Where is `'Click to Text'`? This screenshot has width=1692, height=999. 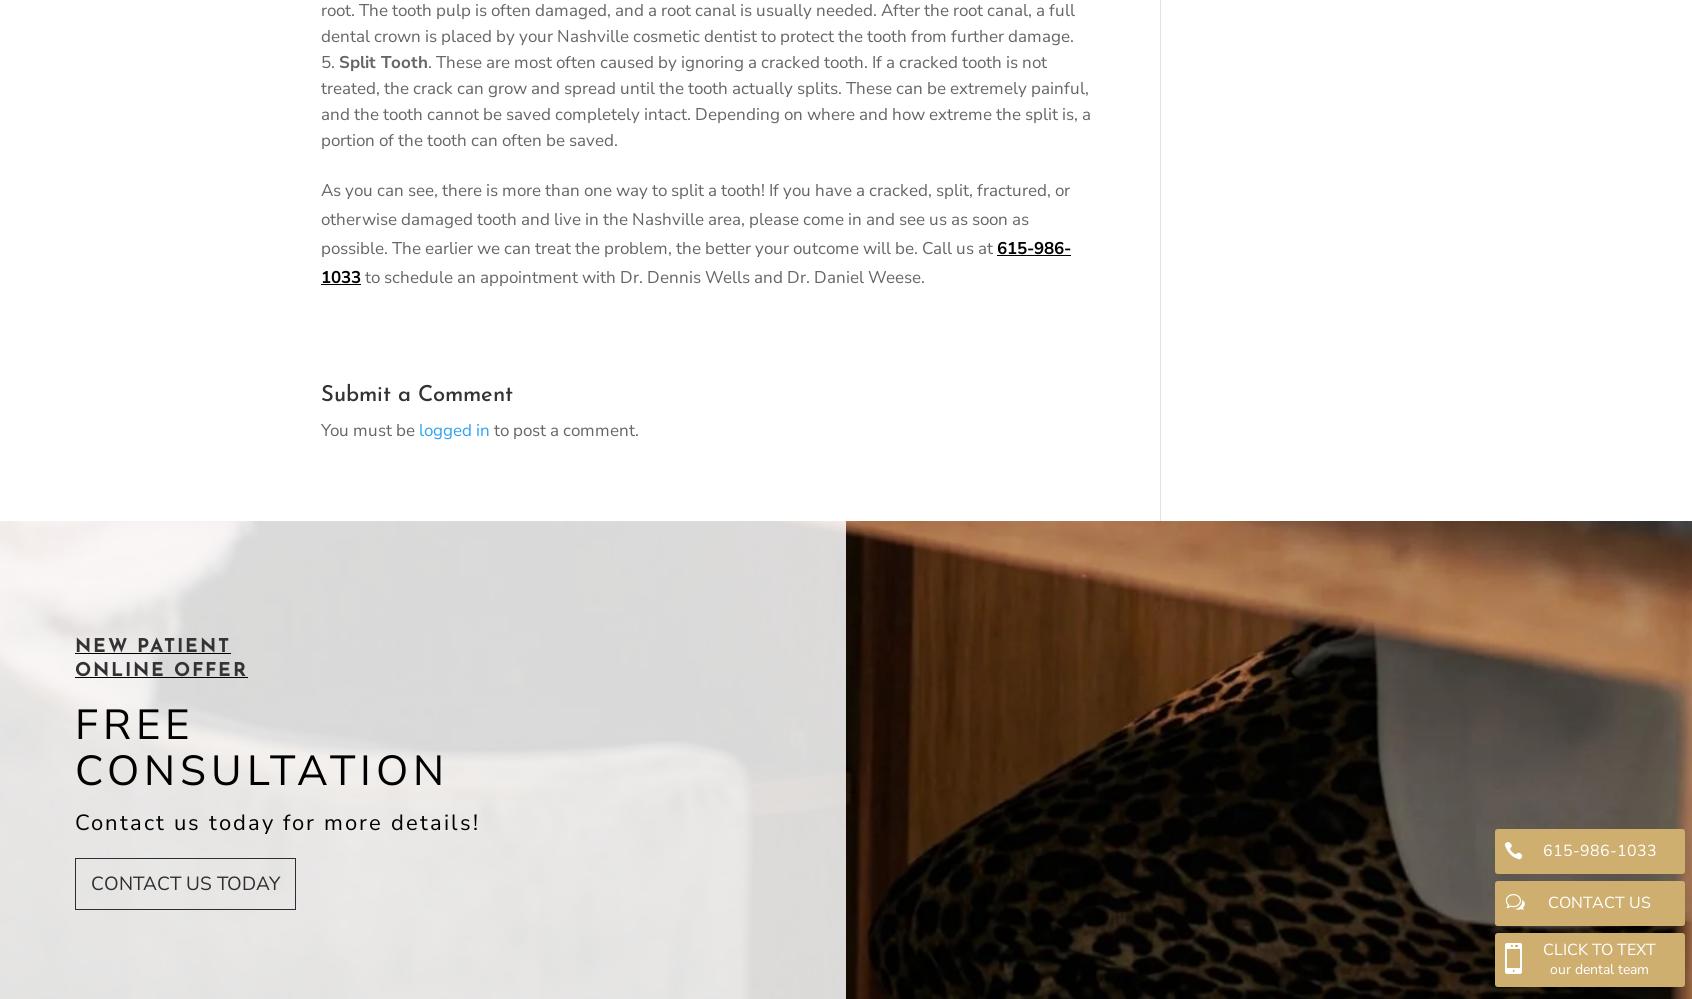
'Click to Text' is located at coordinates (1598, 947).